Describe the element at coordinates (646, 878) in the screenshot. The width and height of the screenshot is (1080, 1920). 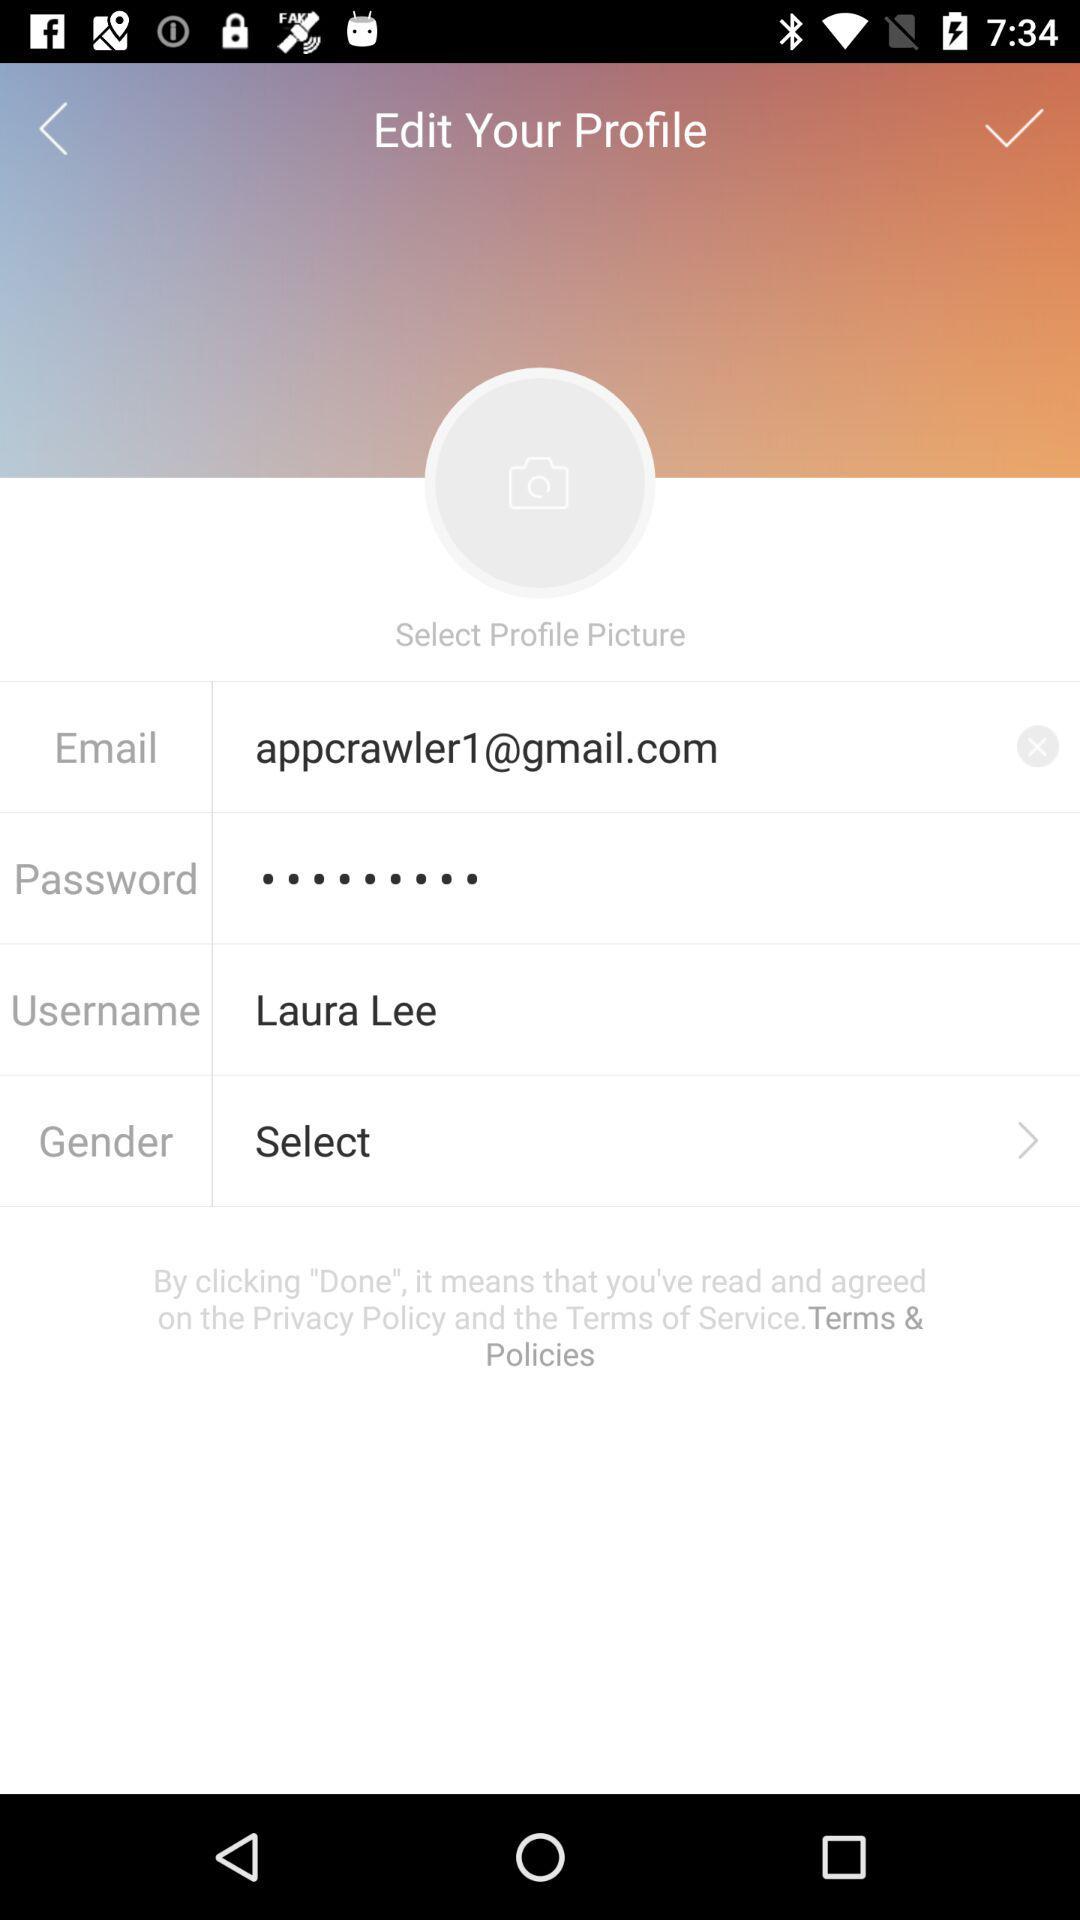
I see `password` at that location.